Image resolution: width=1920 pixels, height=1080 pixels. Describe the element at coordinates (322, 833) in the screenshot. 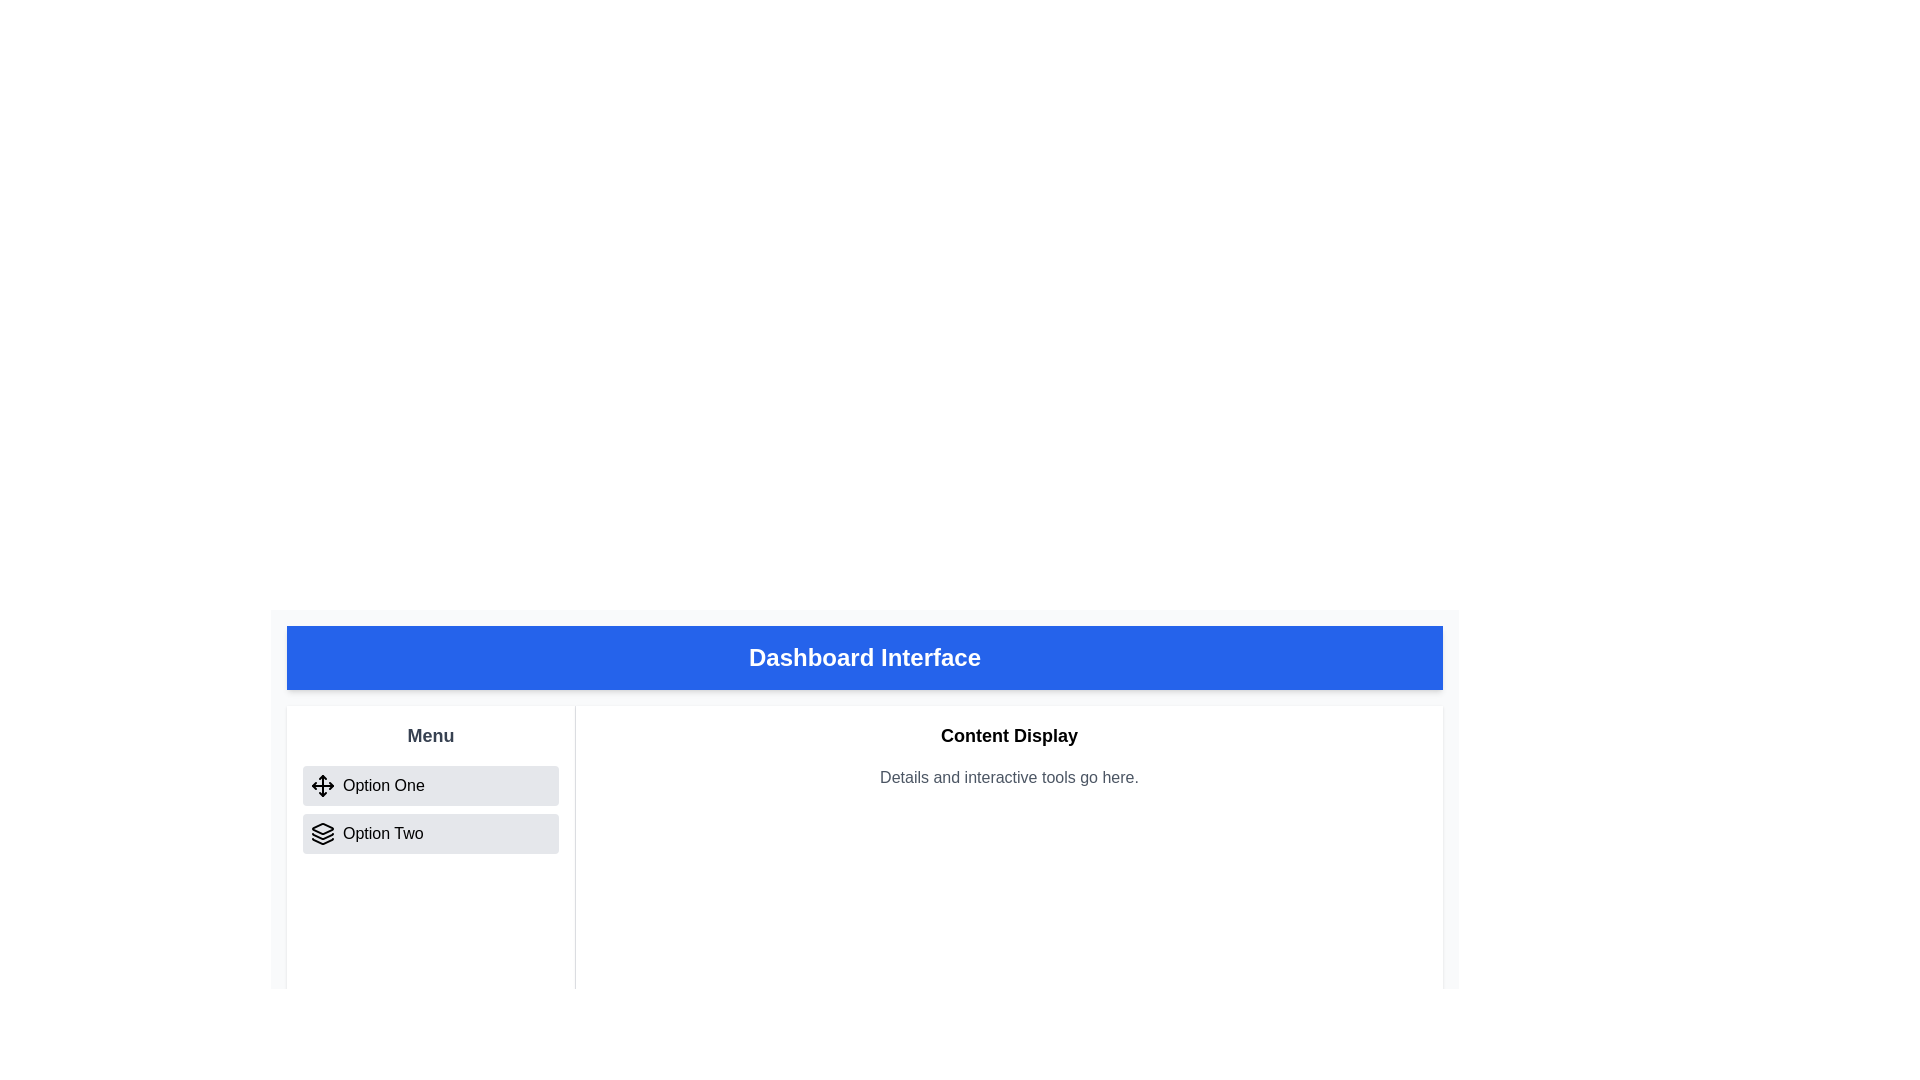

I see `the 'Option Two' menu icon, which is the first icon to the left of the text 'Option Two' in the left menu` at that location.